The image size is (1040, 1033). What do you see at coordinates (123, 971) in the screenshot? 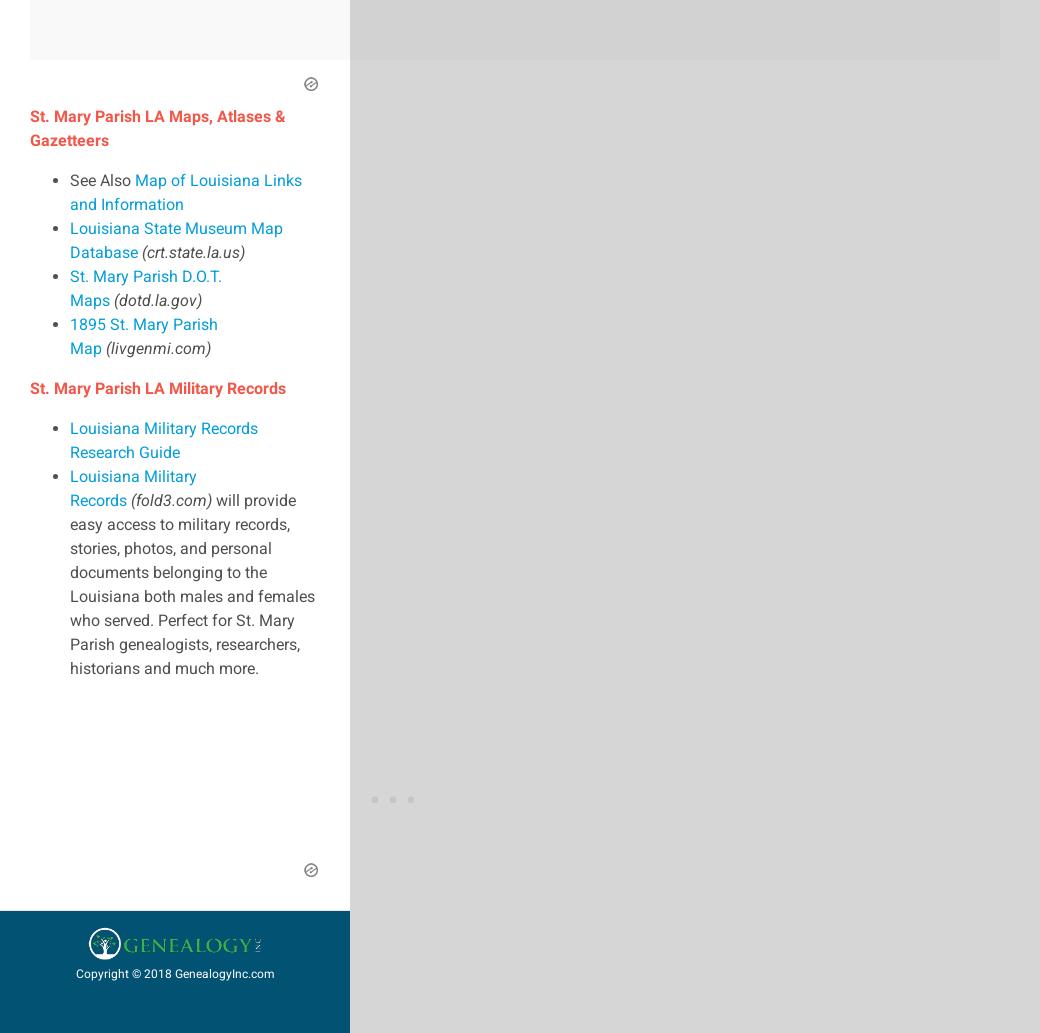
I see `'Copyright © 2018'` at bounding box center [123, 971].